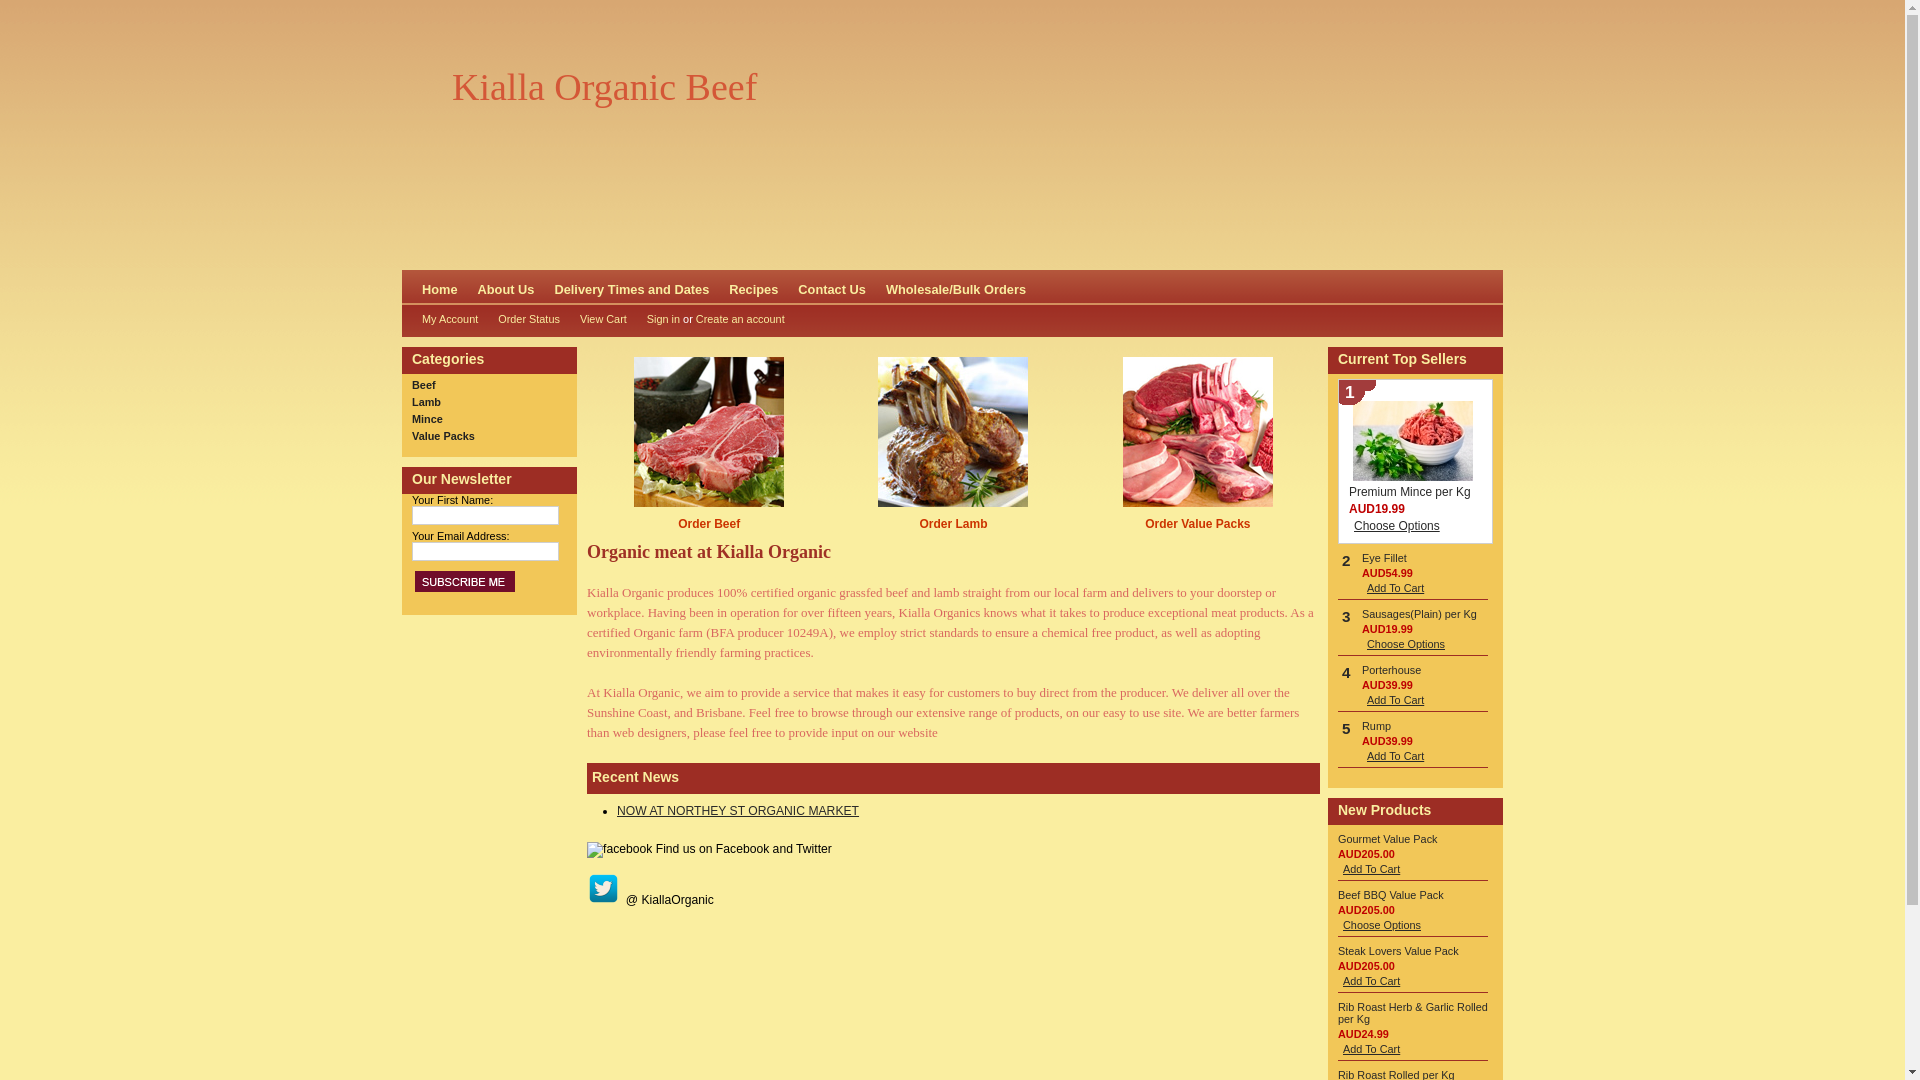 Image resolution: width=1920 pixels, height=1080 pixels. What do you see at coordinates (739, 318) in the screenshot?
I see `'Create an account'` at bounding box center [739, 318].